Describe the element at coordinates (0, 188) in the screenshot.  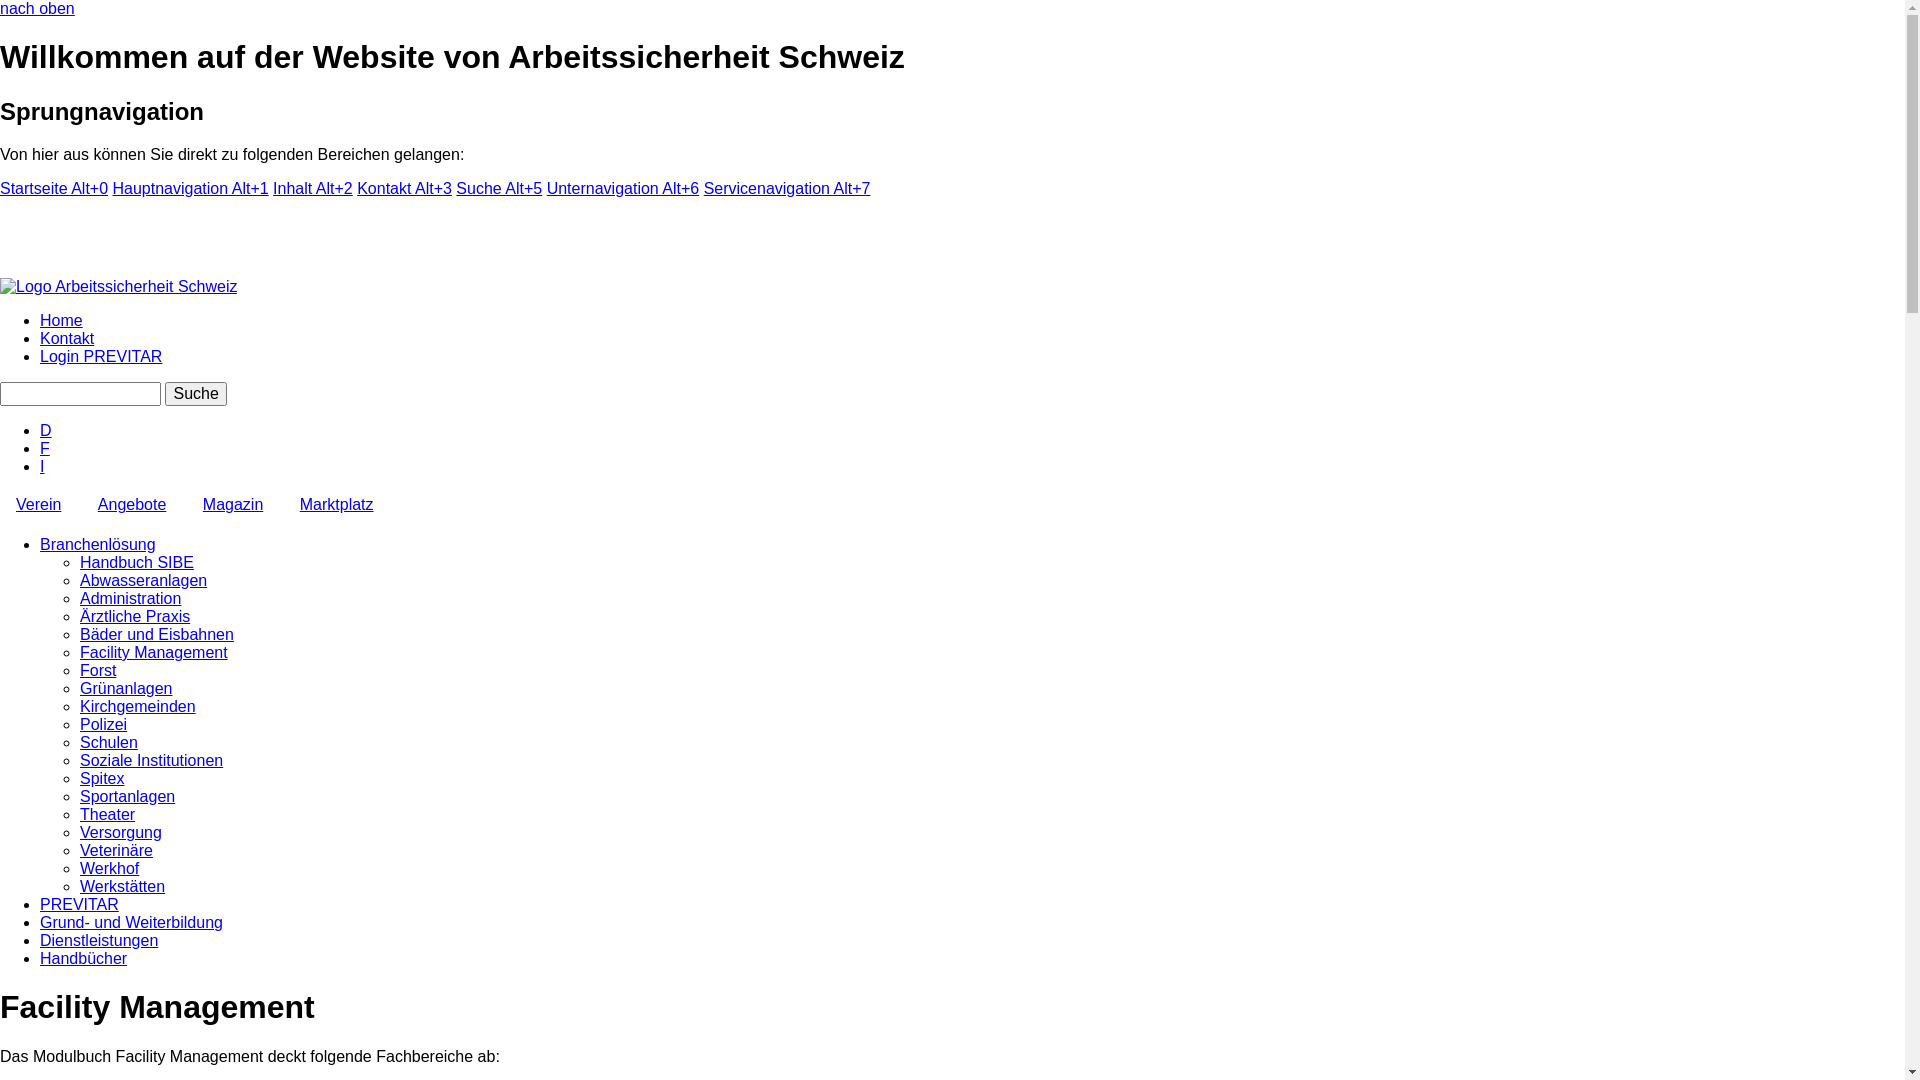
I see `'Startseite Alt+0'` at that location.